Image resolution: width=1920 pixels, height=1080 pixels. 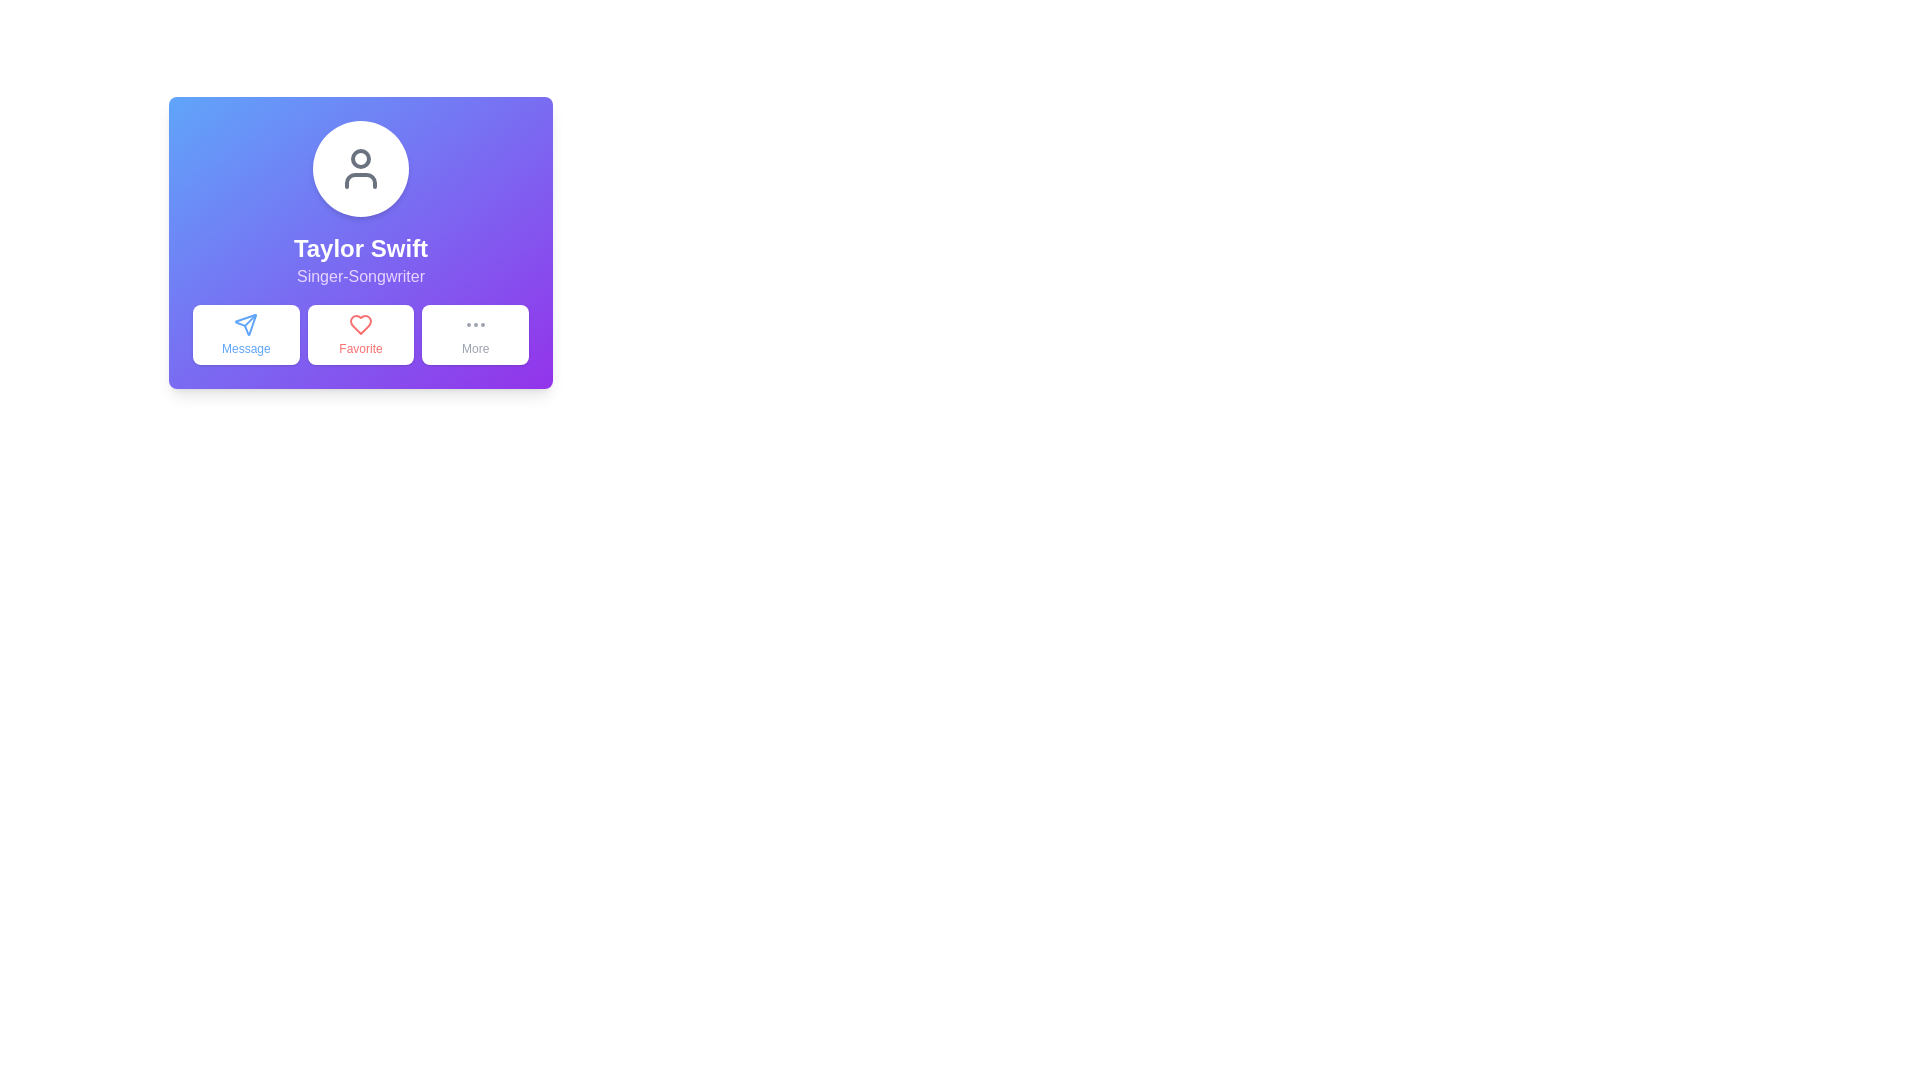 What do you see at coordinates (474, 323) in the screenshot?
I see `the 'More' icon button located to the right of the 'Favorite' button` at bounding box center [474, 323].